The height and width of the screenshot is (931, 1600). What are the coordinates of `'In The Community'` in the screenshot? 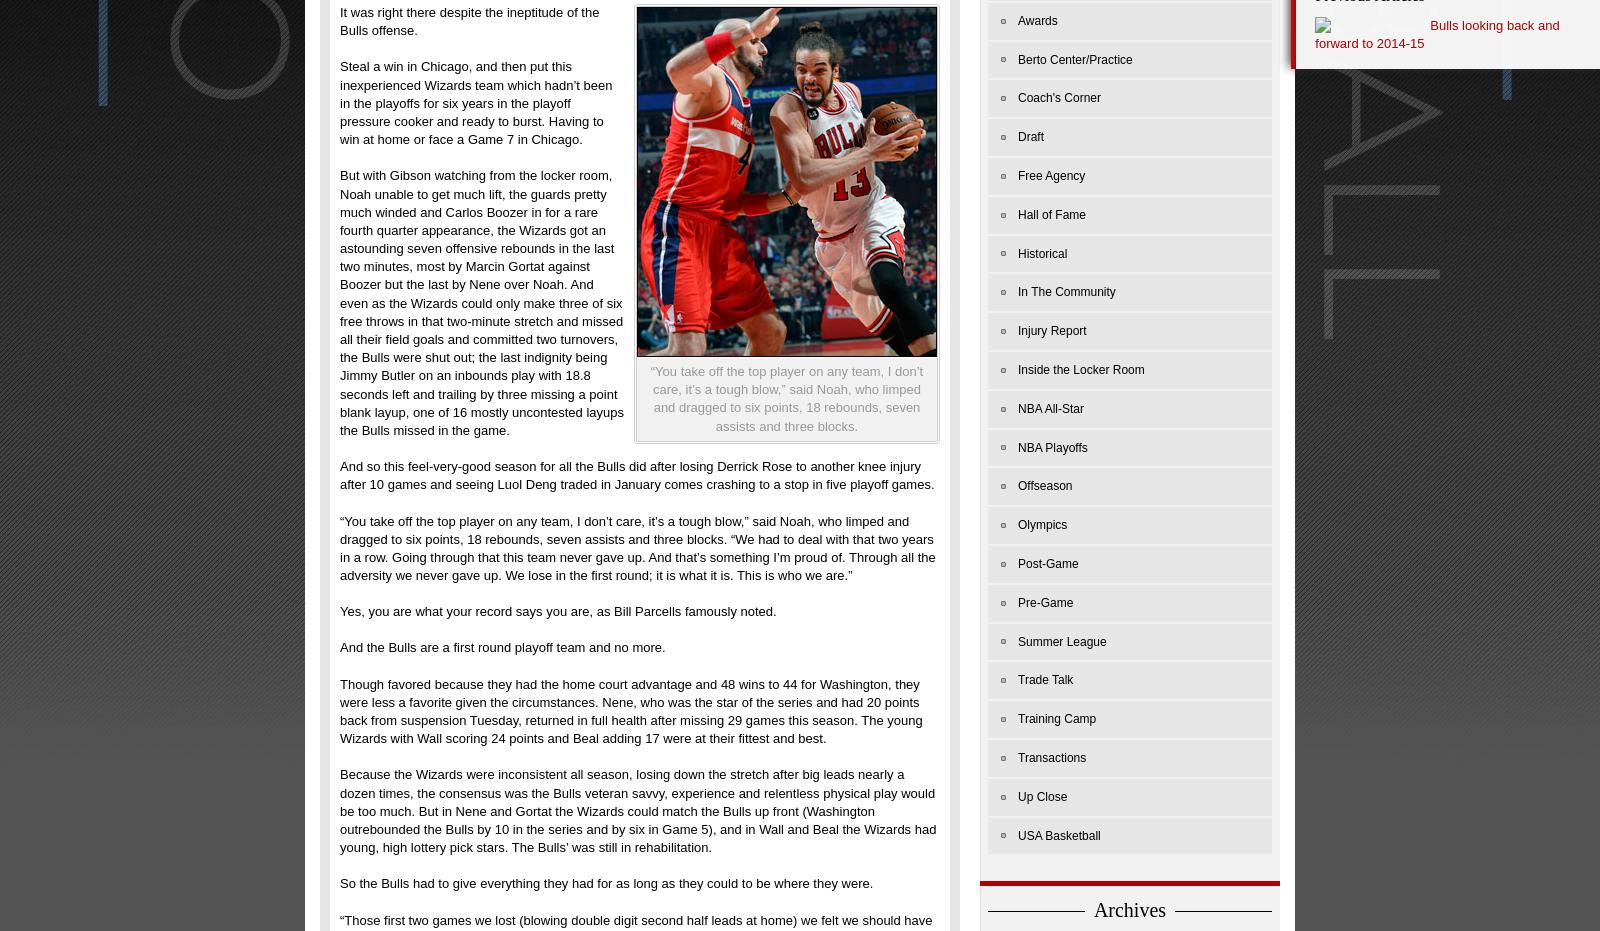 It's located at (1066, 290).